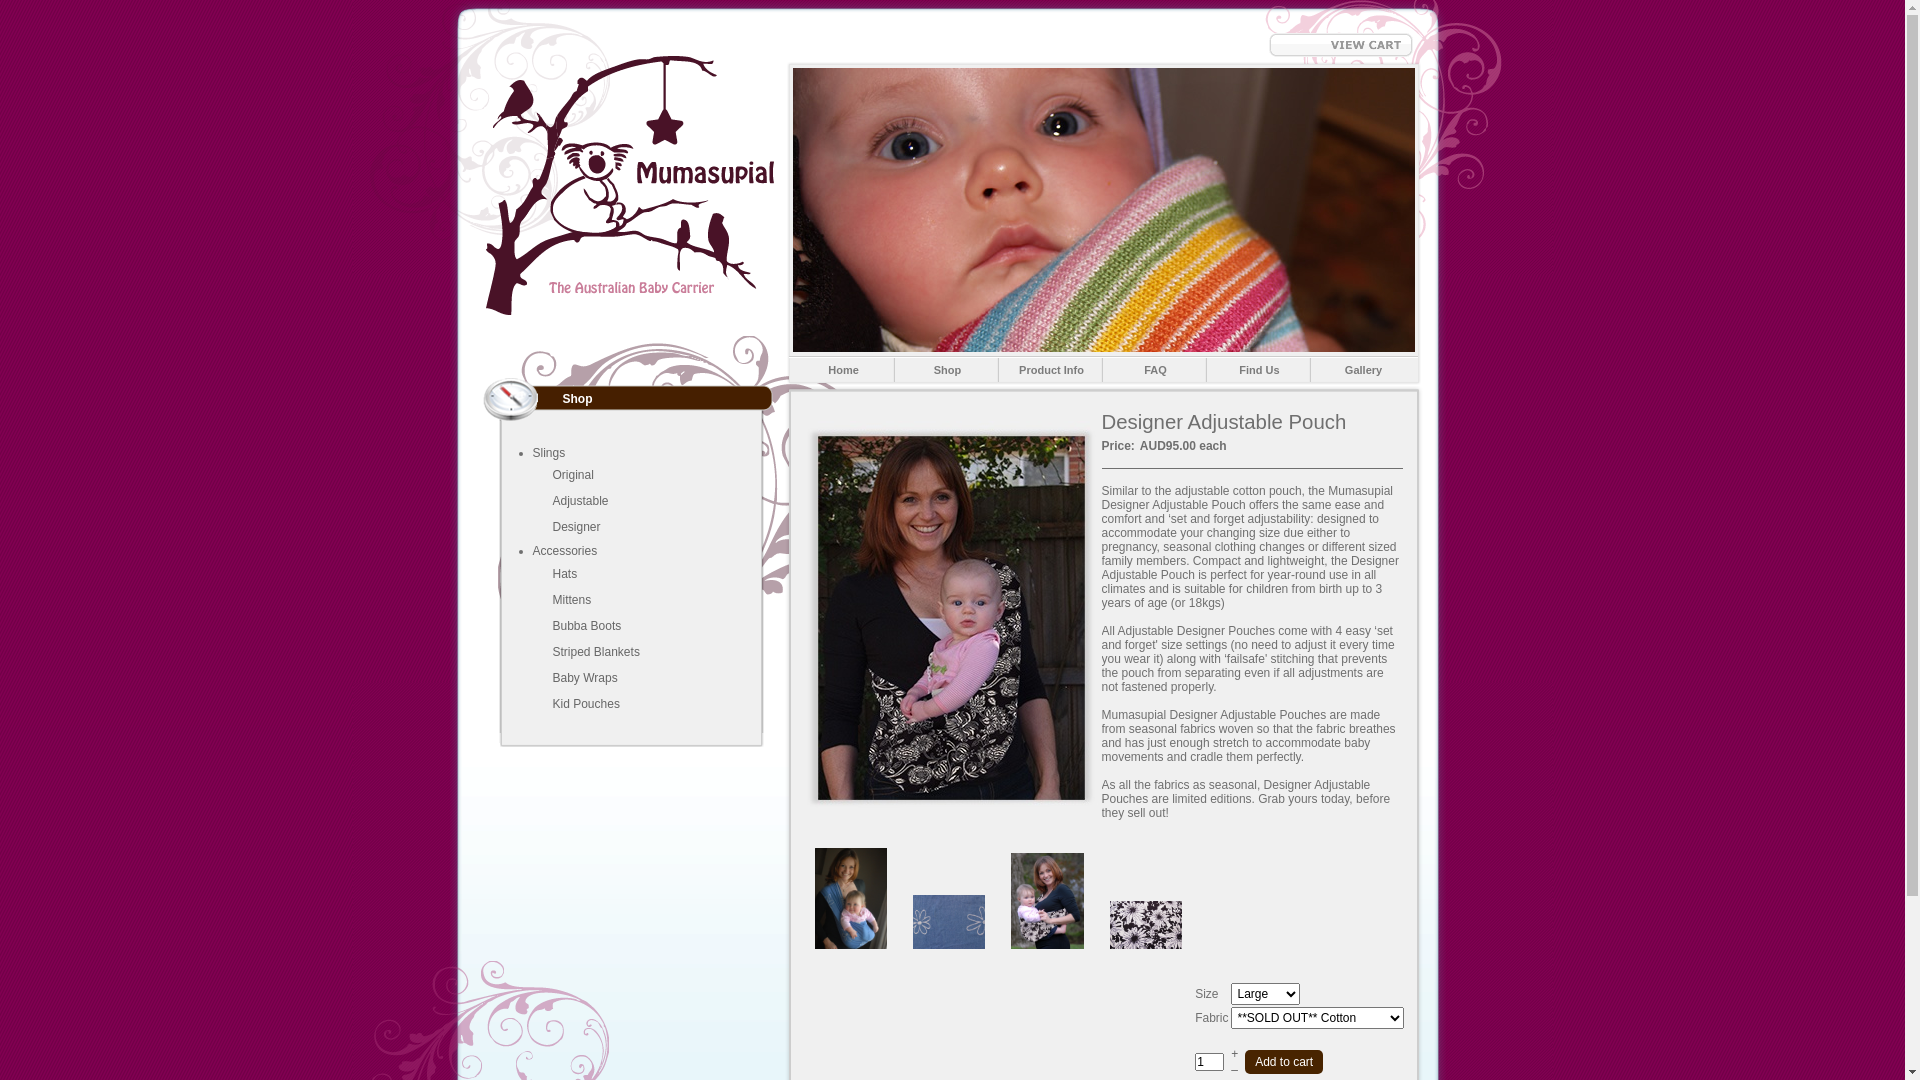 Image resolution: width=1920 pixels, height=1080 pixels. Describe the element at coordinates (552, 624) in the screenshot. I see `'Bubba Boots'` at that location.